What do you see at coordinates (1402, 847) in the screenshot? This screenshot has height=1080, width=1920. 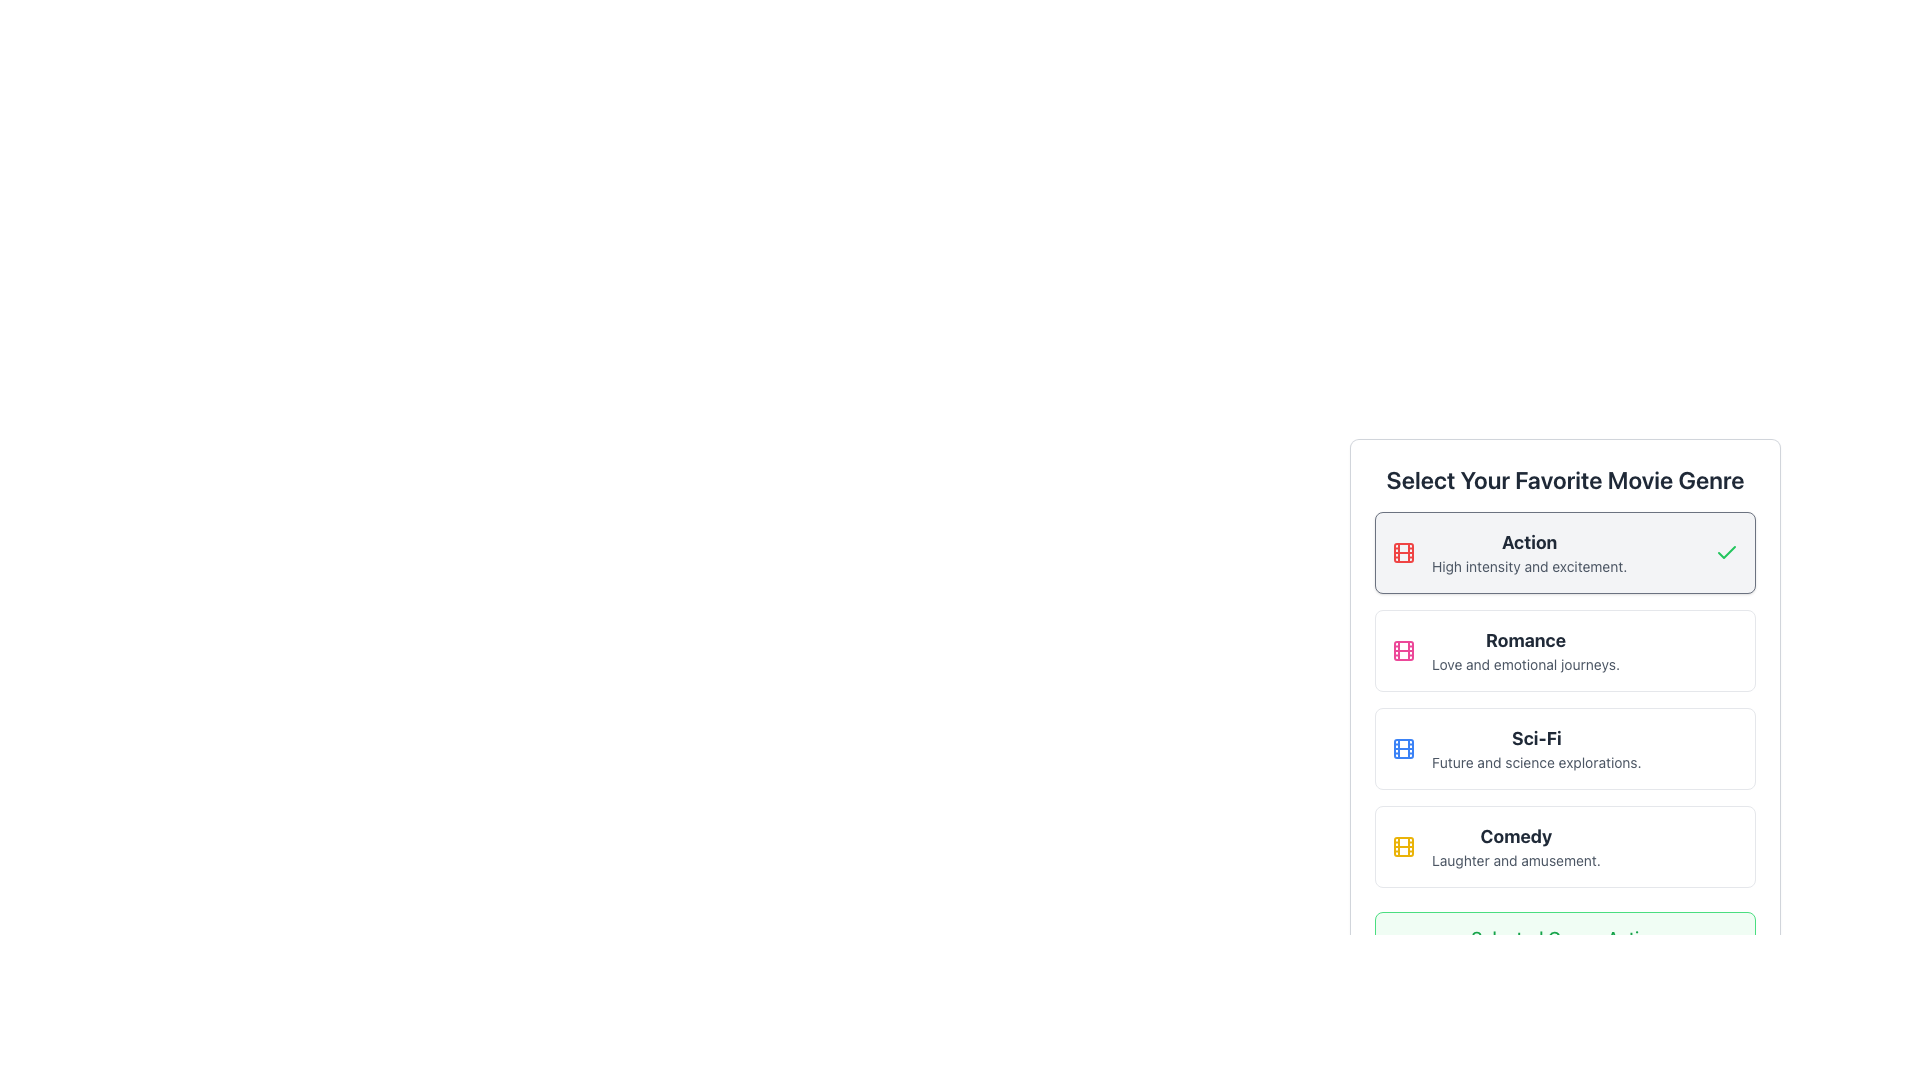 I see `the movie reel icon, which is centrally positioned within the 'Action' genre representation on the left side of the 'Action' option in the movie genre selection list` at bounding box center [1402, 847].